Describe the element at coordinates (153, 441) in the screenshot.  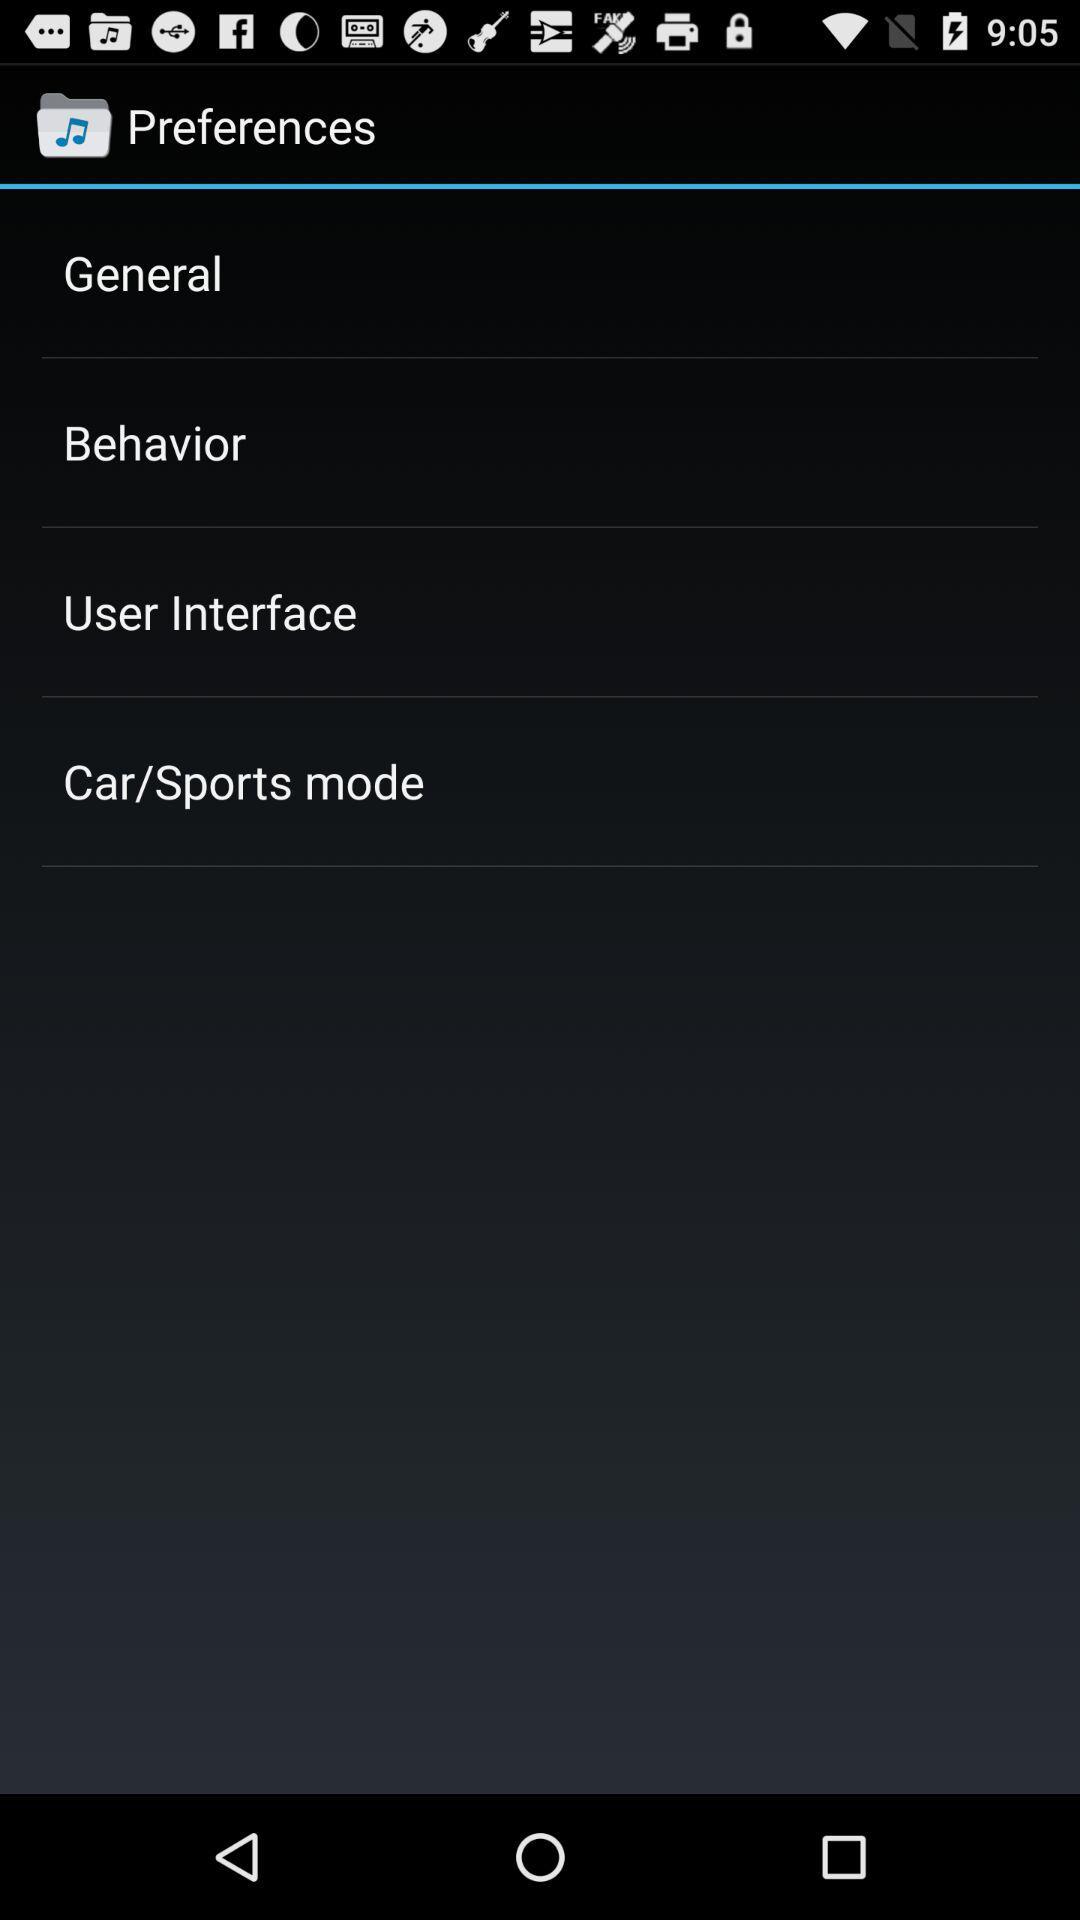
I see `app above the user interface icon` at that location.